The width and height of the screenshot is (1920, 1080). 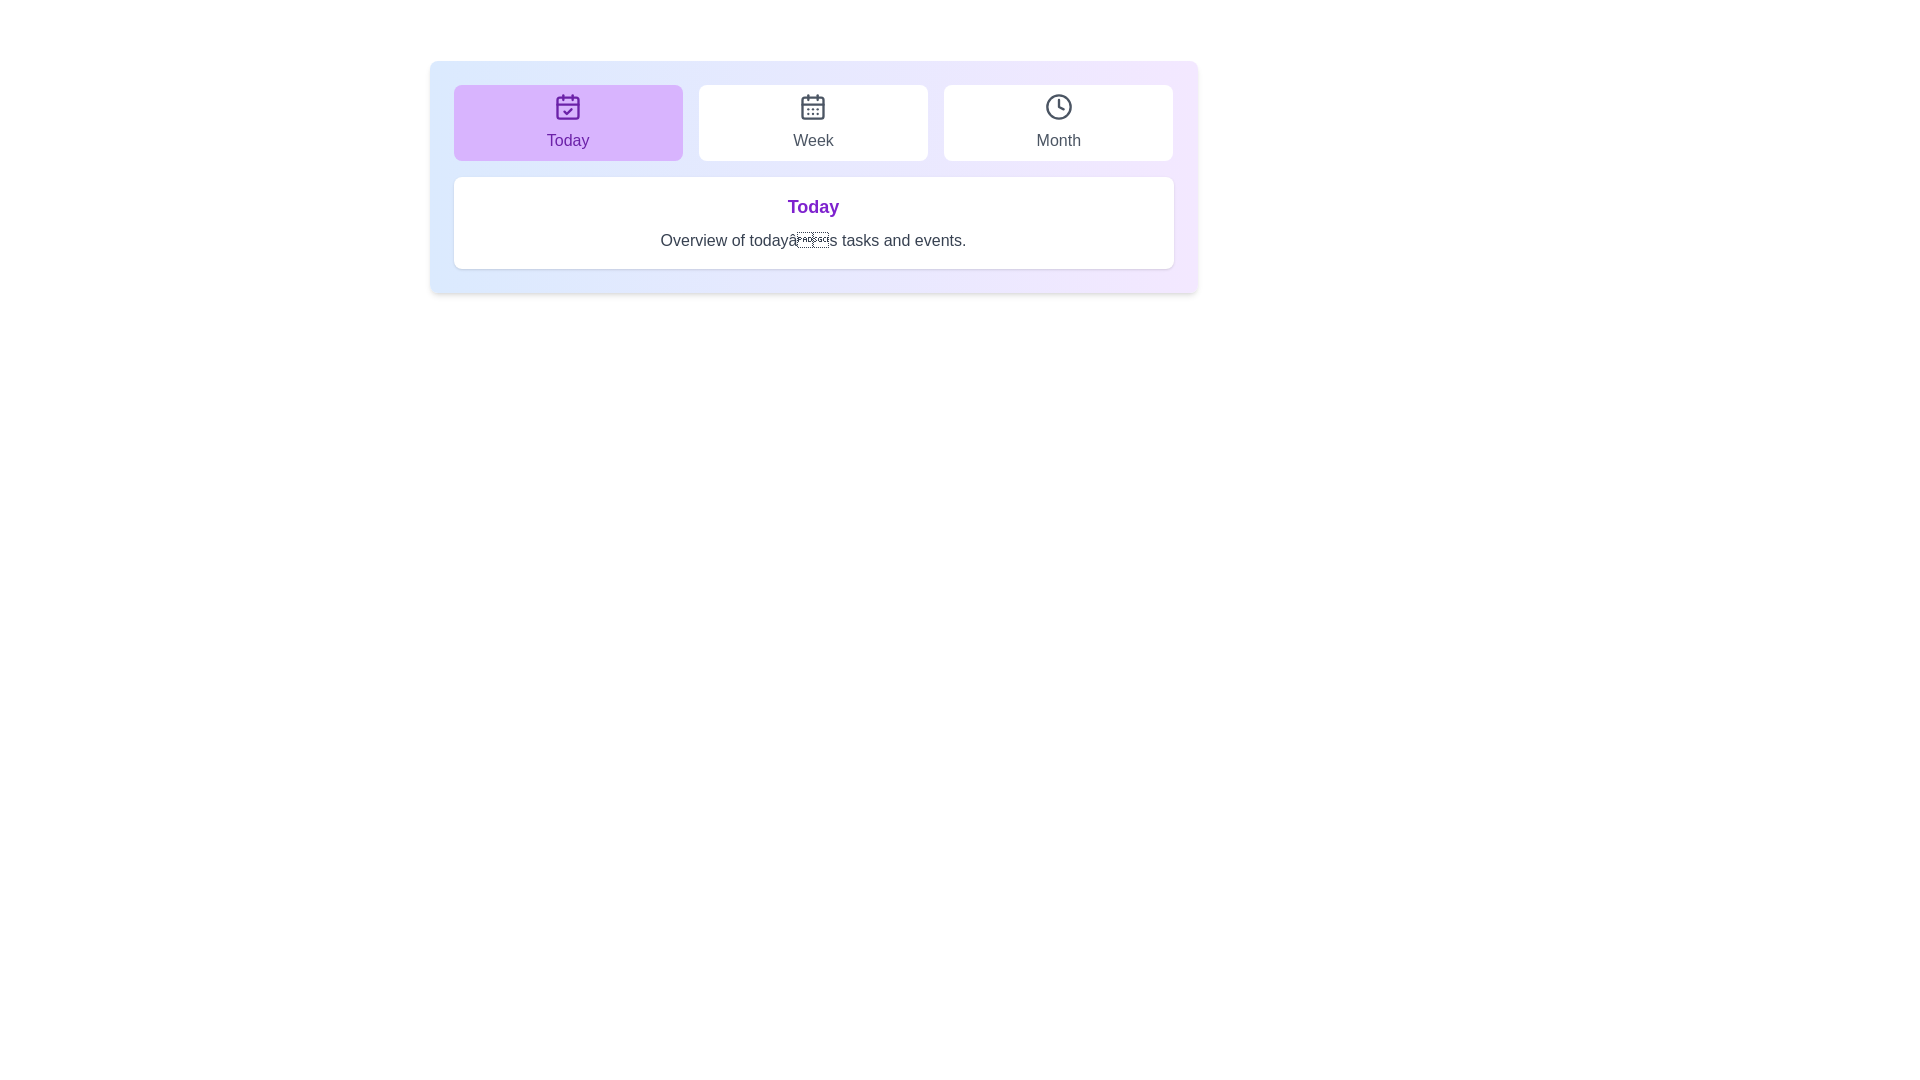 What do you see at coordinates (813, 107) in the screenshot?
I see `the icon within the Week tab` at bounding box center [813, 107].